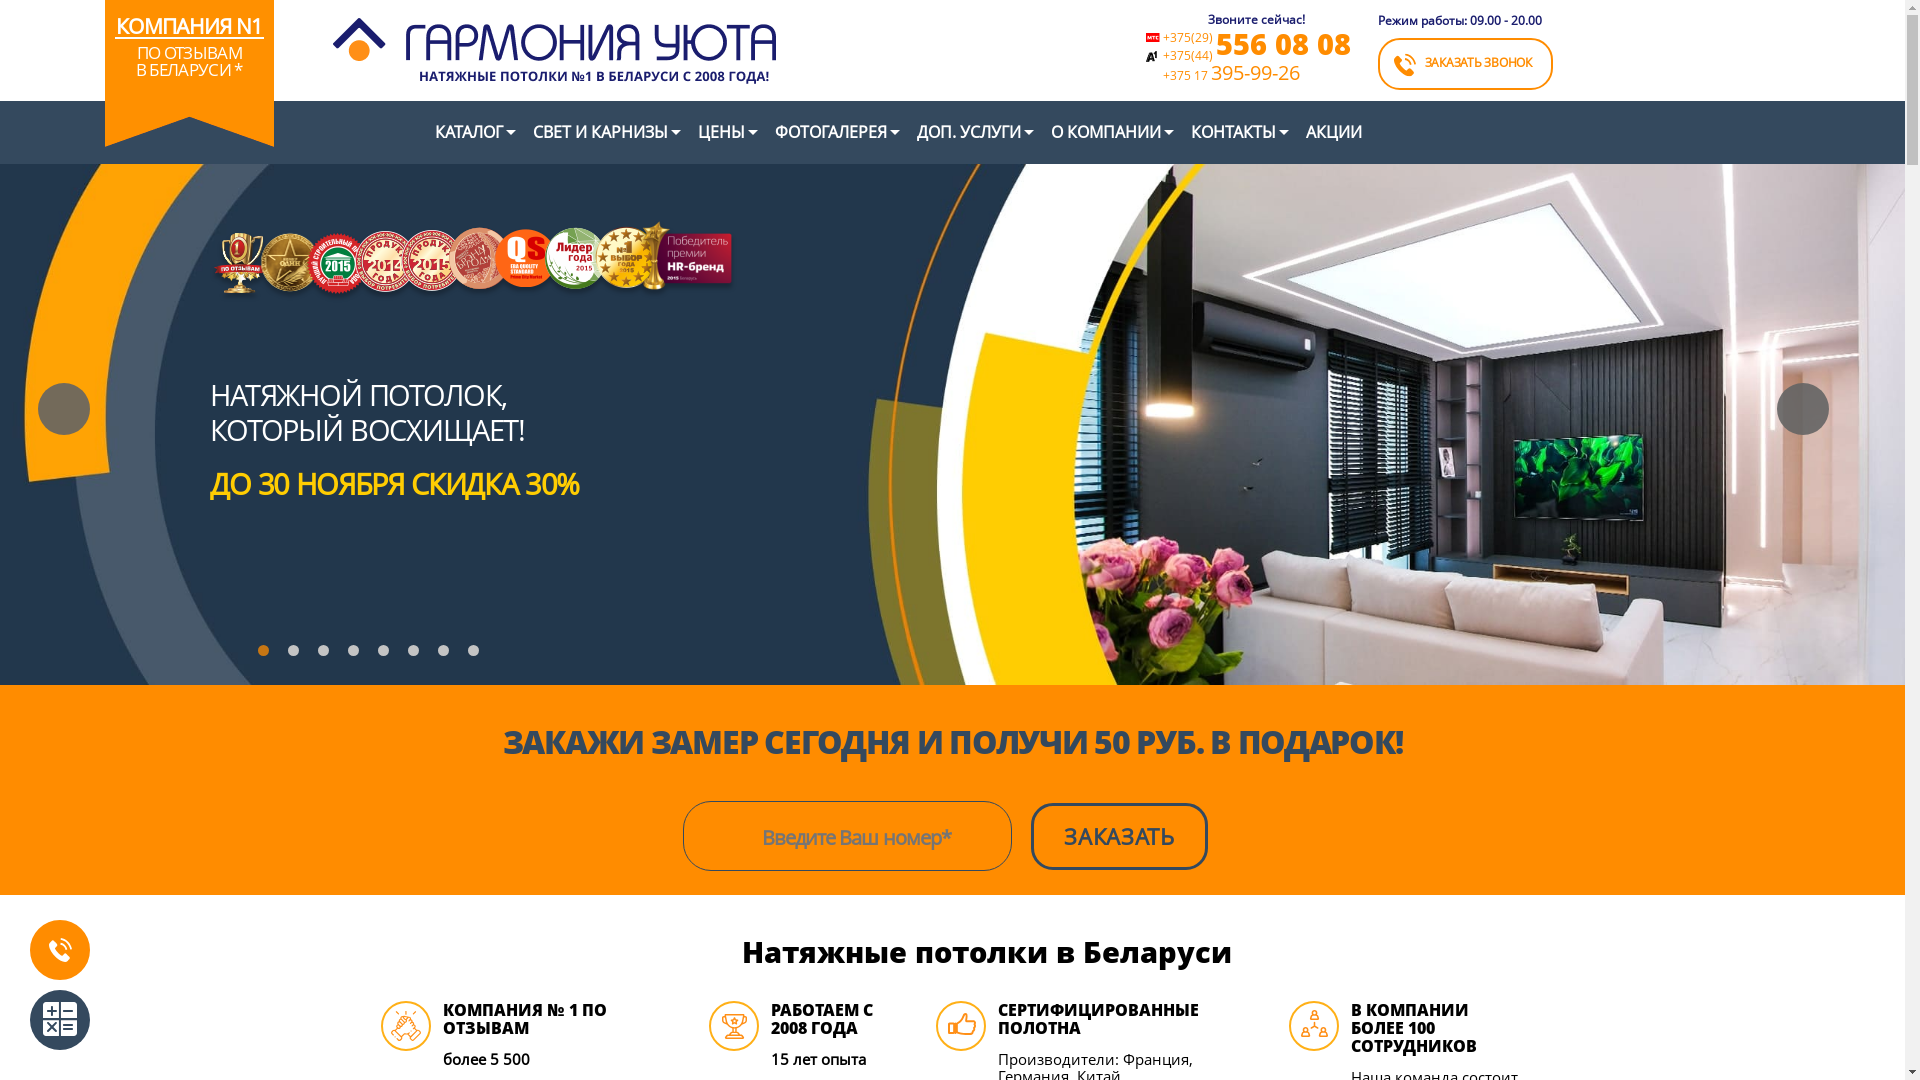 The image size is (1920, 1080). Describe the element at coordinates (446, 655) in the screenshot. I see `'7'` at that location.